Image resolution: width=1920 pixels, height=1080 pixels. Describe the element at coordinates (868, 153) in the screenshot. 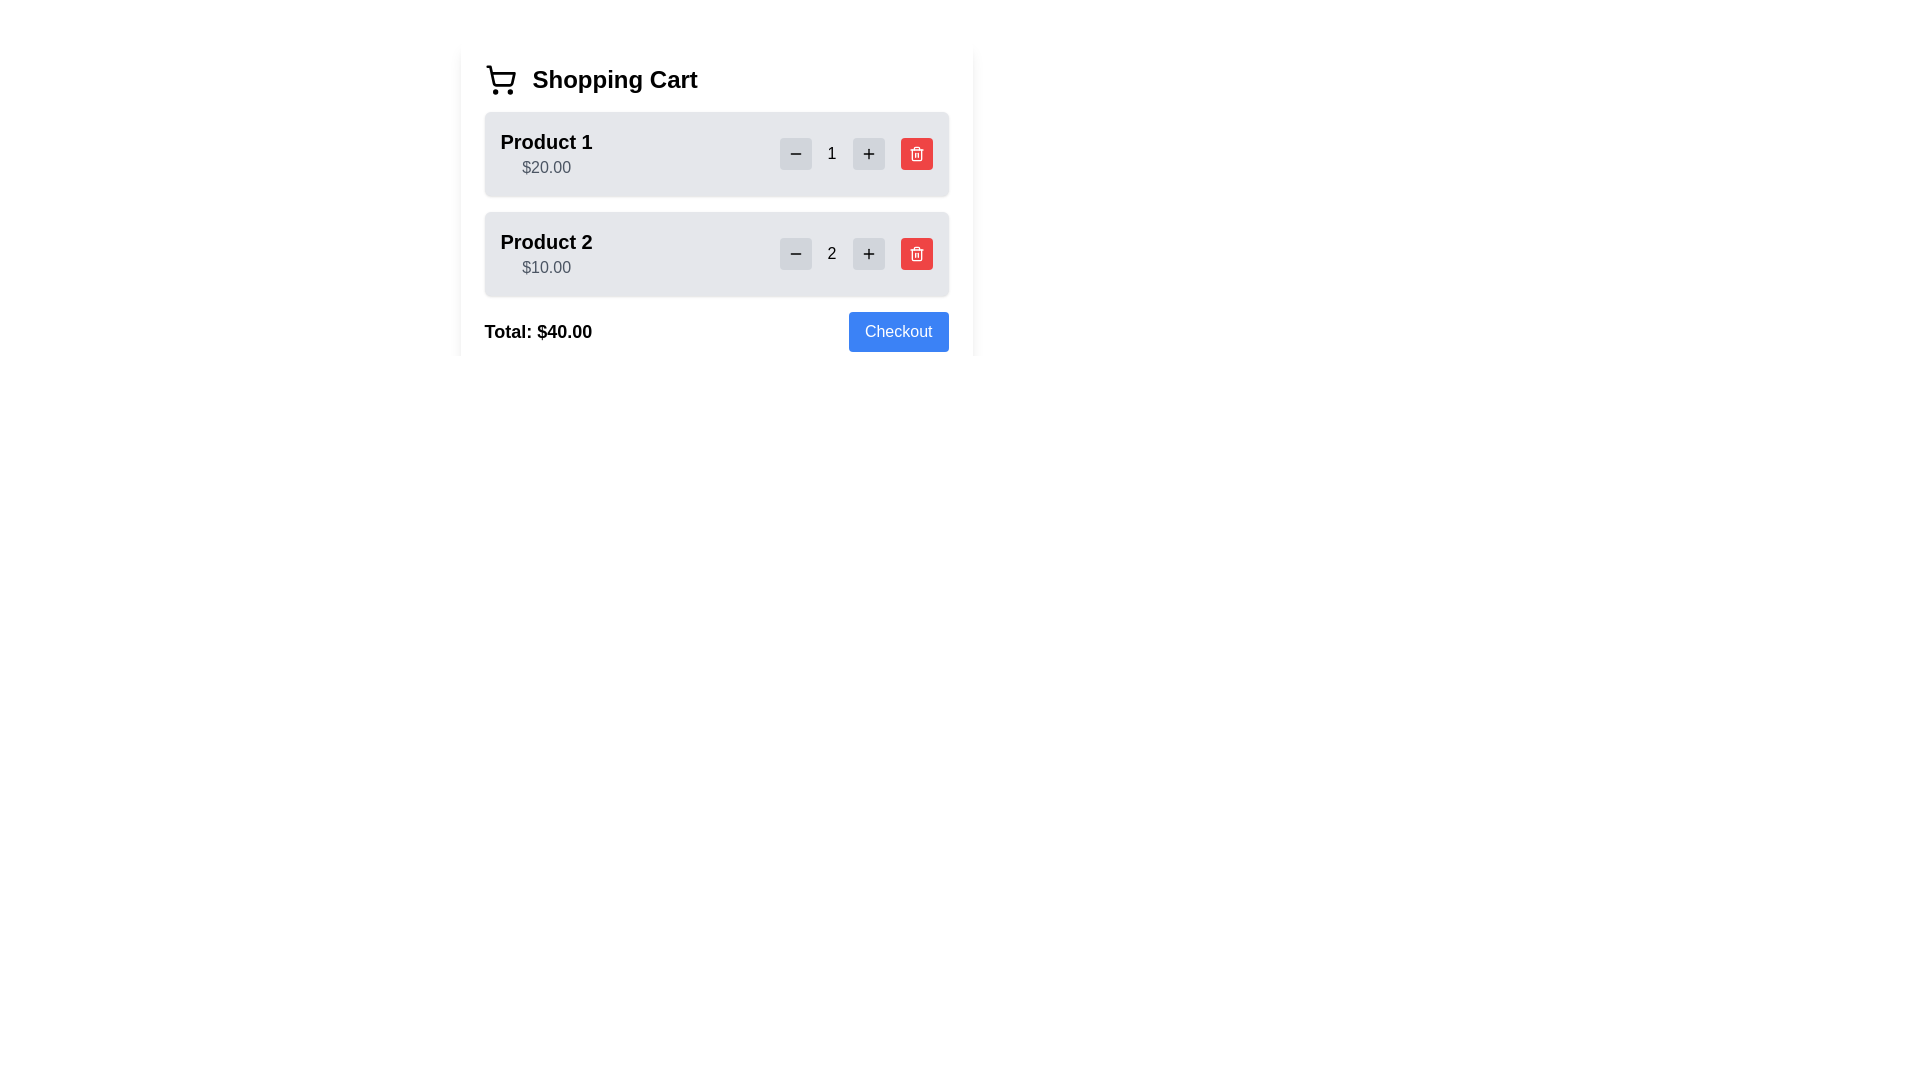

I see `the small interactive button with a '+' symbol located in the second row of the shopping cart product list, adjacent` at that location.